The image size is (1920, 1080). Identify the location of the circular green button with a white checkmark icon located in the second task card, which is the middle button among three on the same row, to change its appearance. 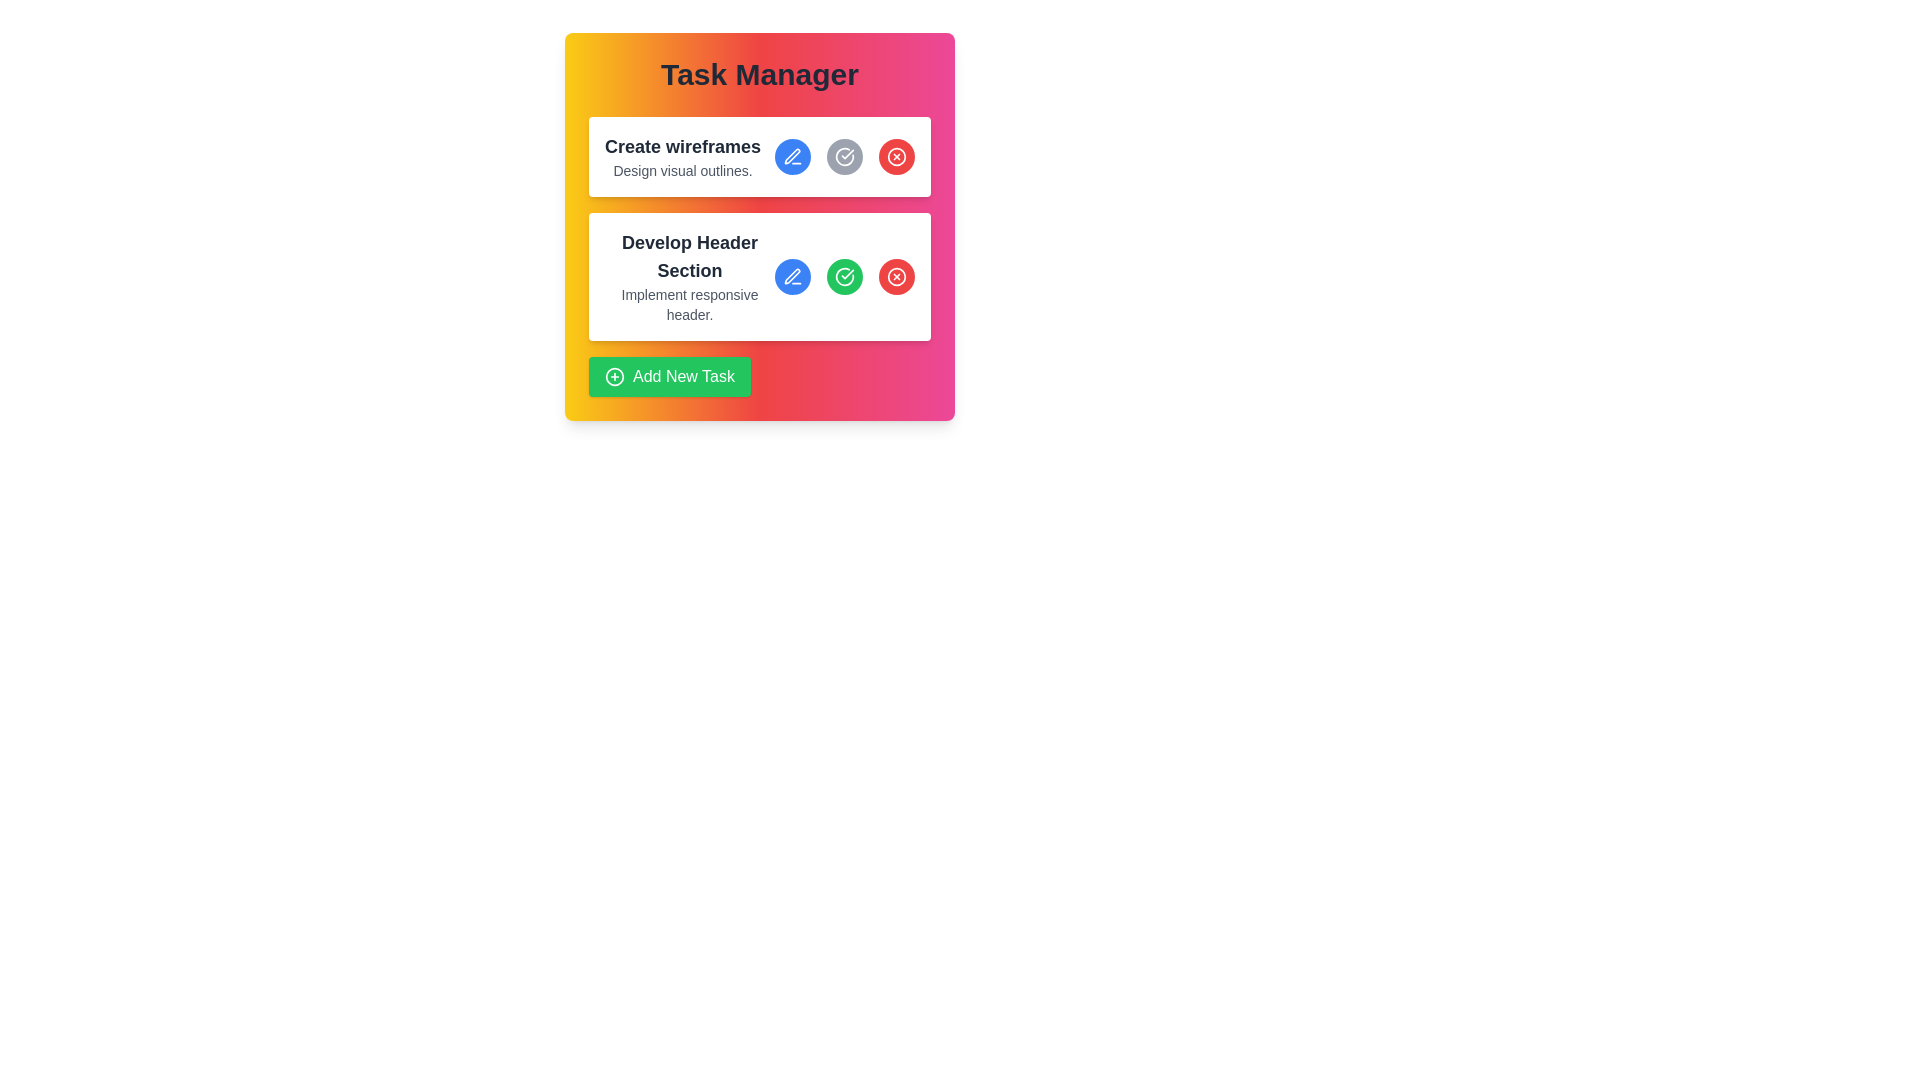
(844, 277).